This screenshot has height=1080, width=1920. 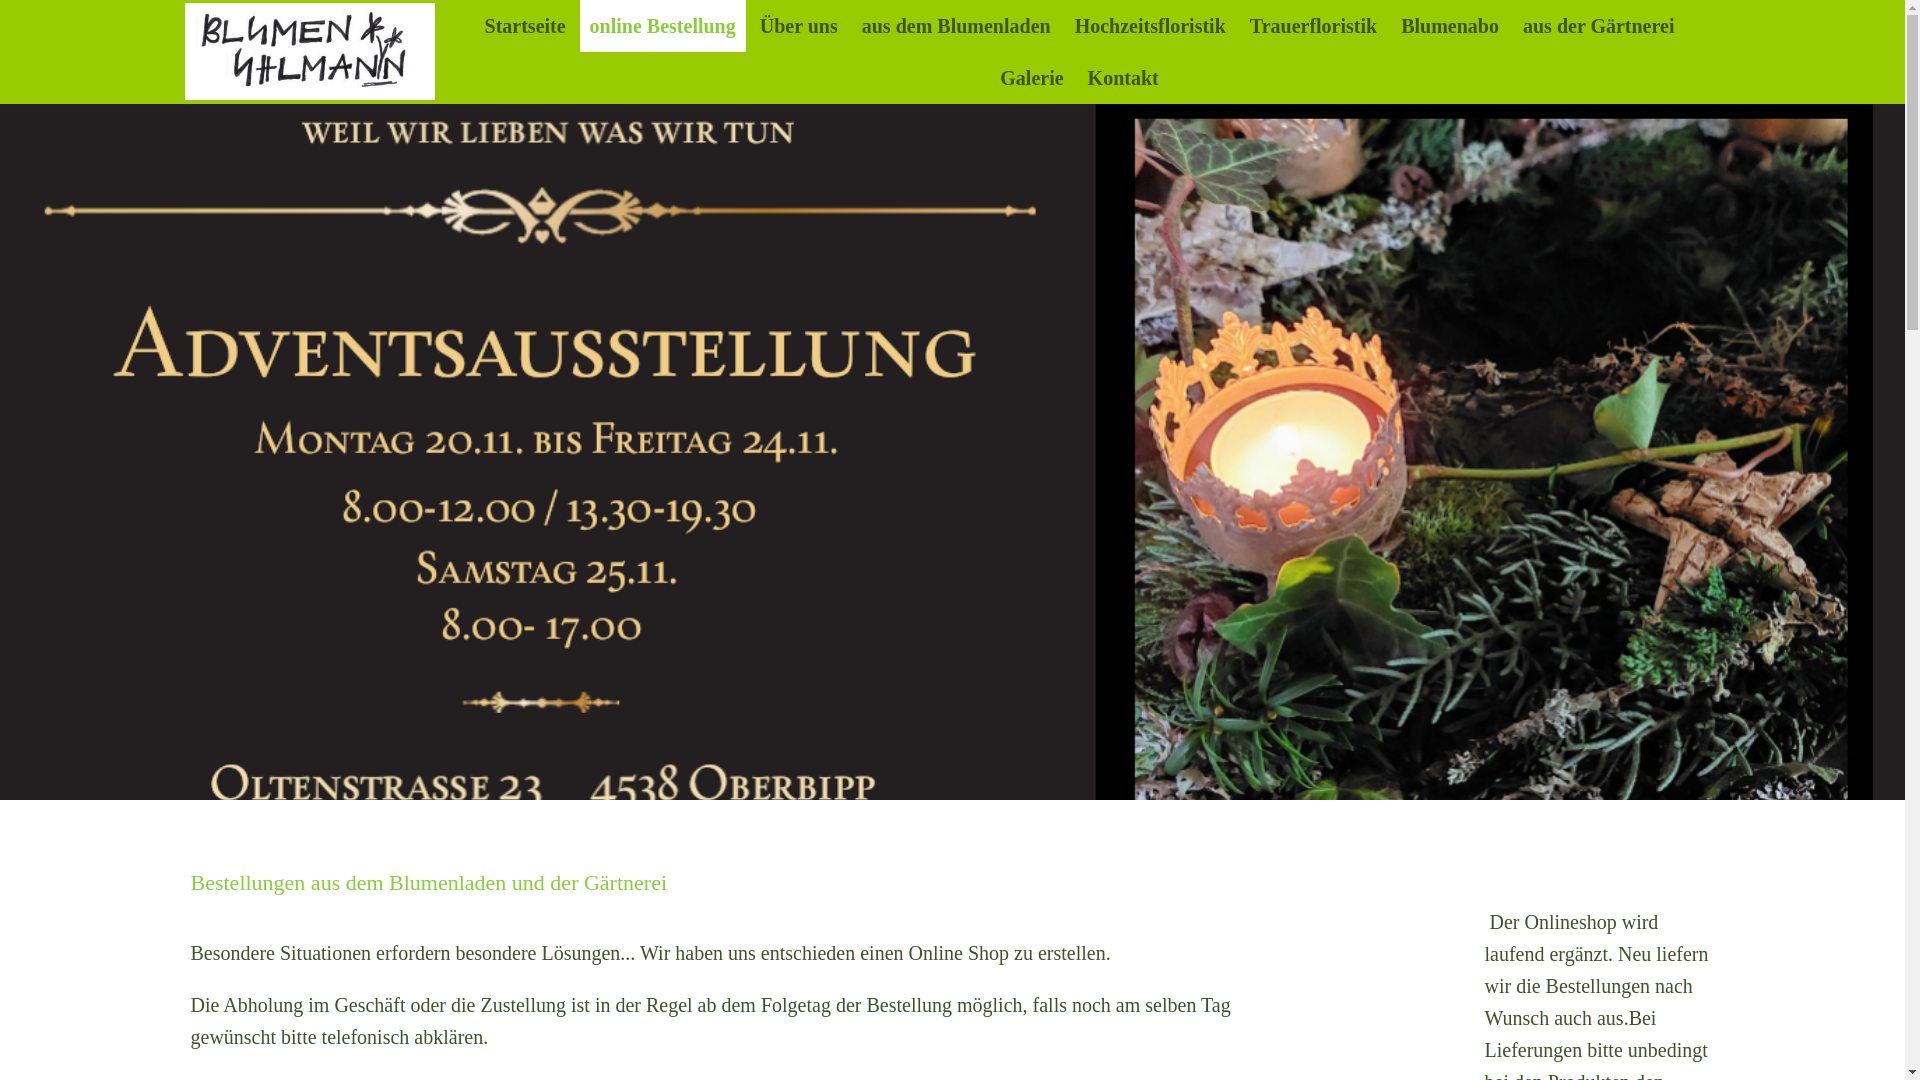 What do you see at coordinates (1123, 76) in the screenshot?
I see `'Kontakt'` at bounding box center [1123, 76].